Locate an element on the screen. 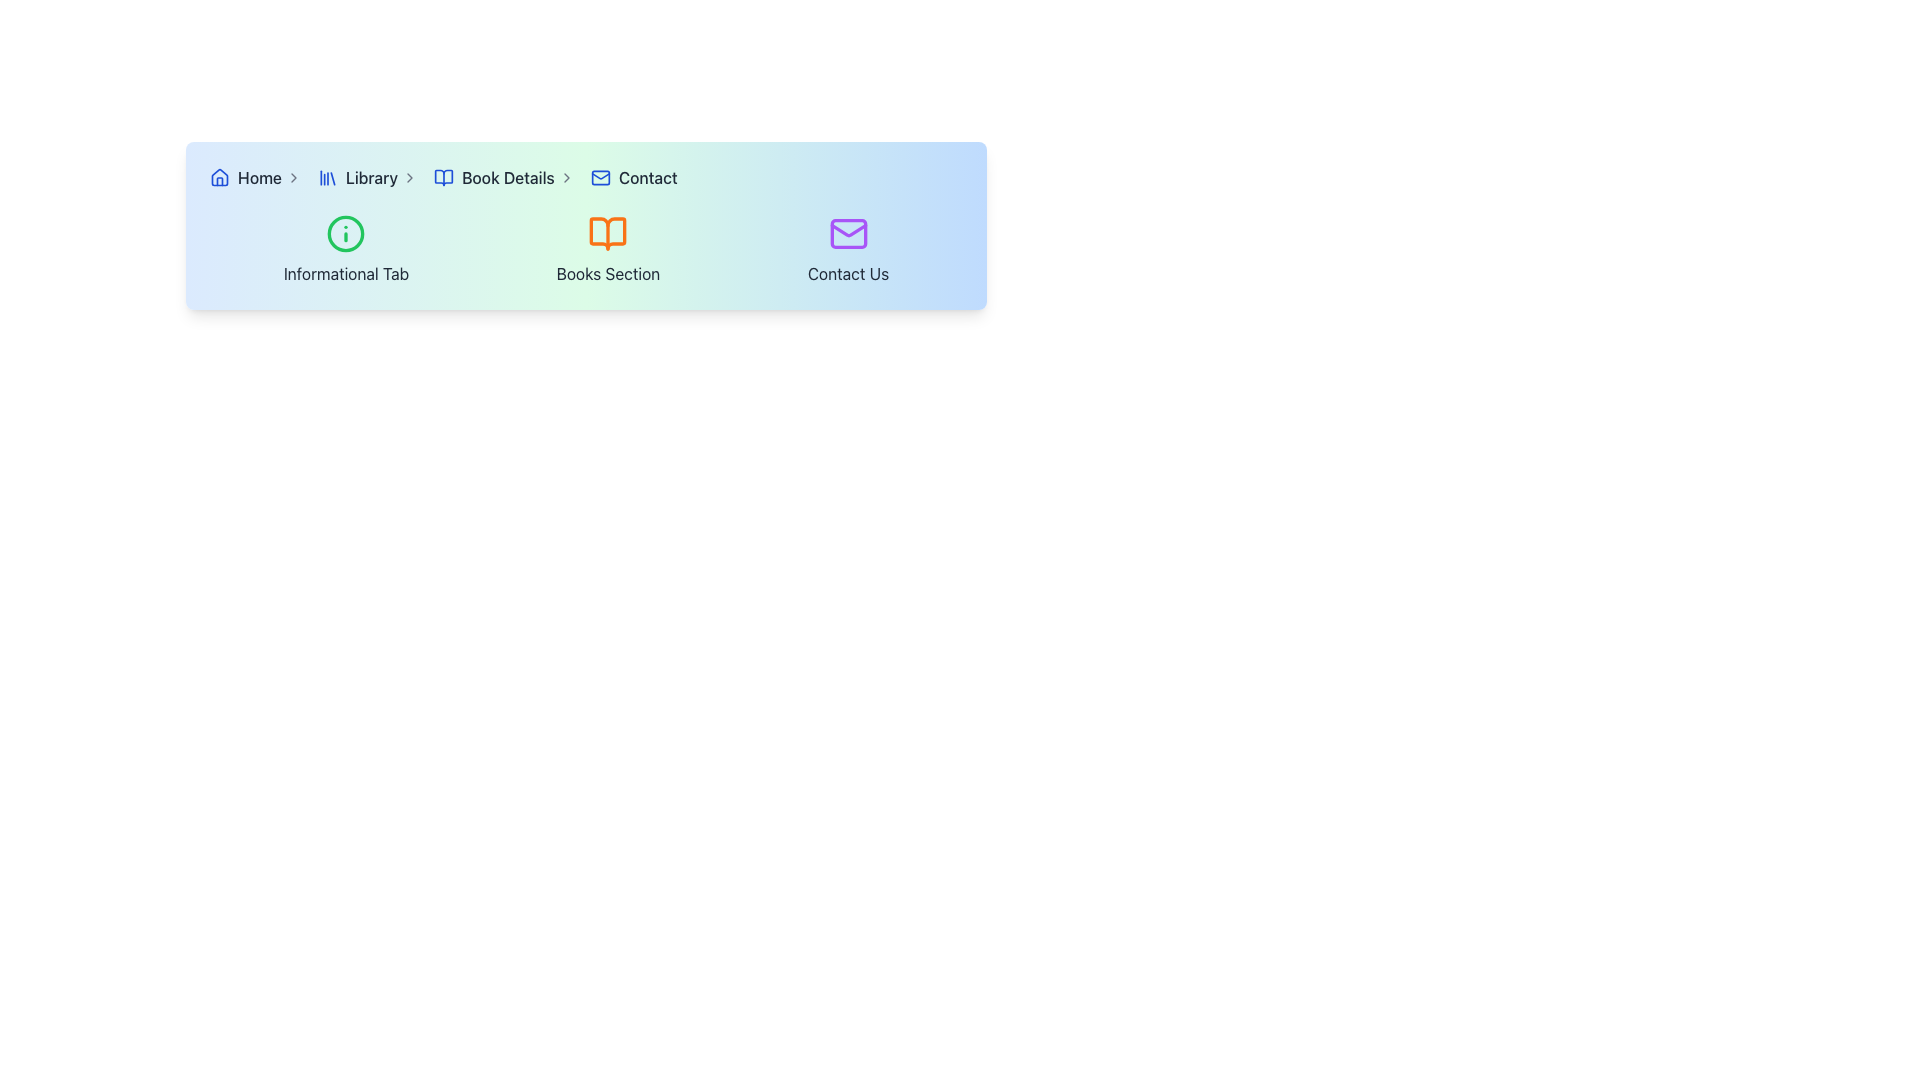  the blue outlined house icon in the upper-left corner of the interface, which is the first icon preceding the text 'Home' is located at coordinates (220, 176).